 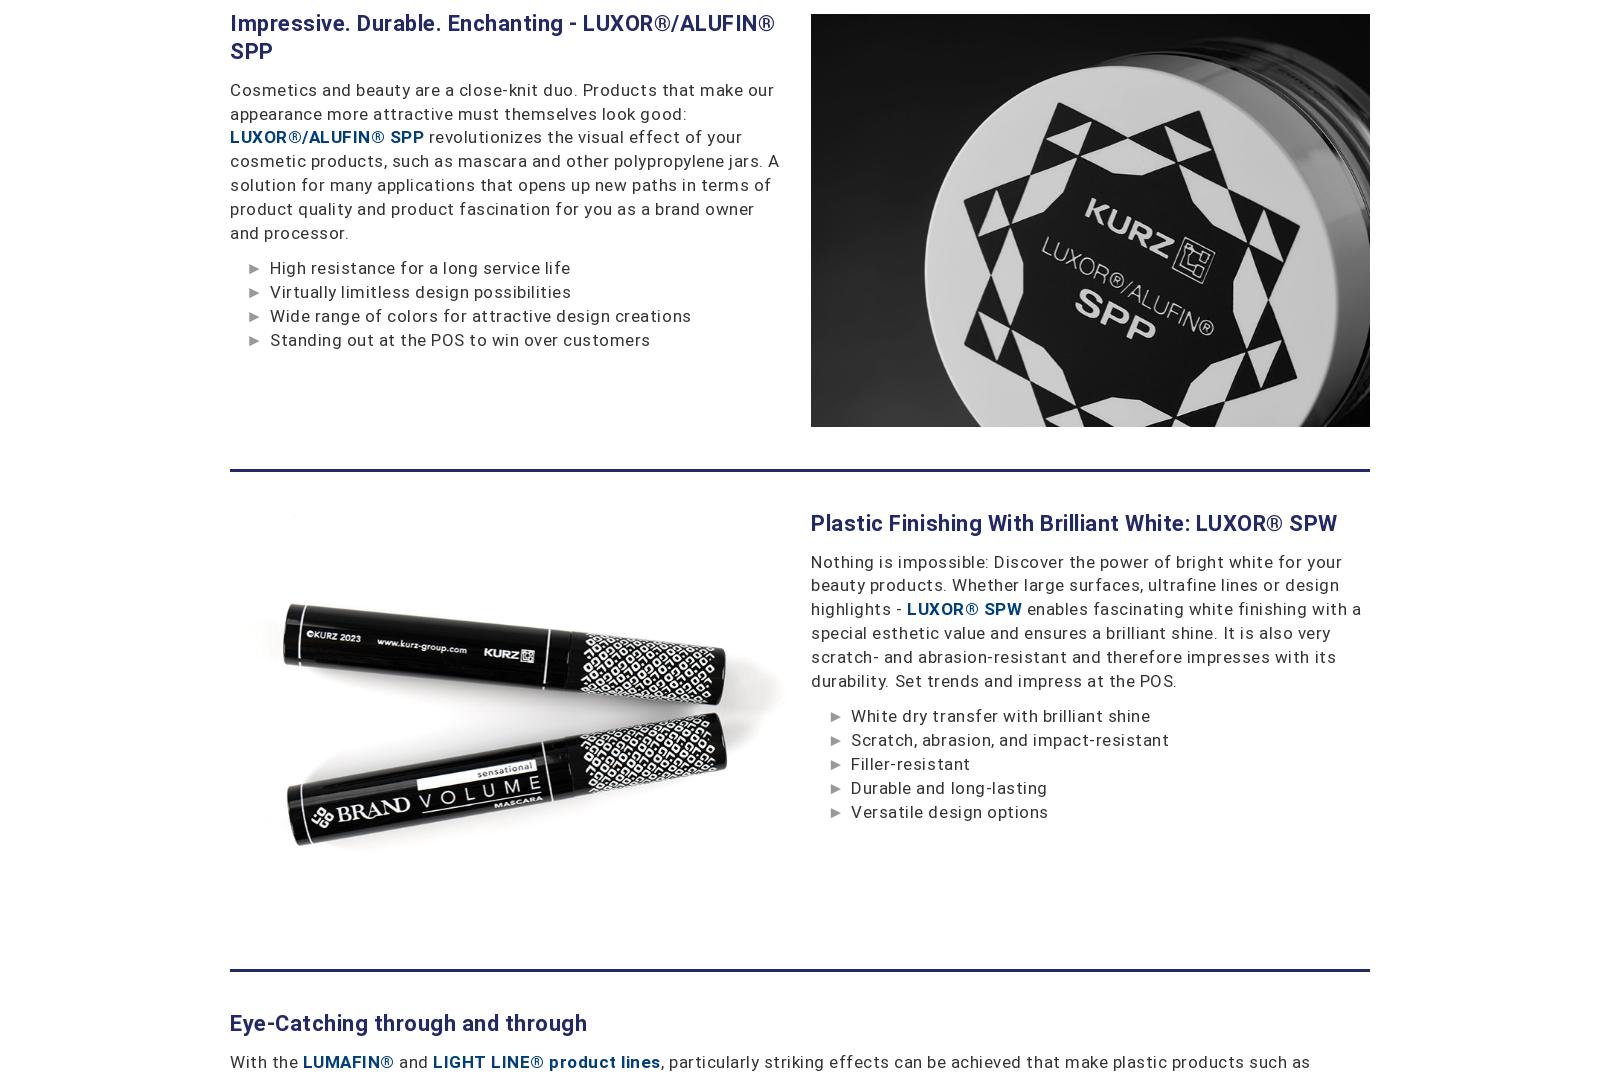 I want to click on 'LUXOR® SPW', so click(x=963, y=607).